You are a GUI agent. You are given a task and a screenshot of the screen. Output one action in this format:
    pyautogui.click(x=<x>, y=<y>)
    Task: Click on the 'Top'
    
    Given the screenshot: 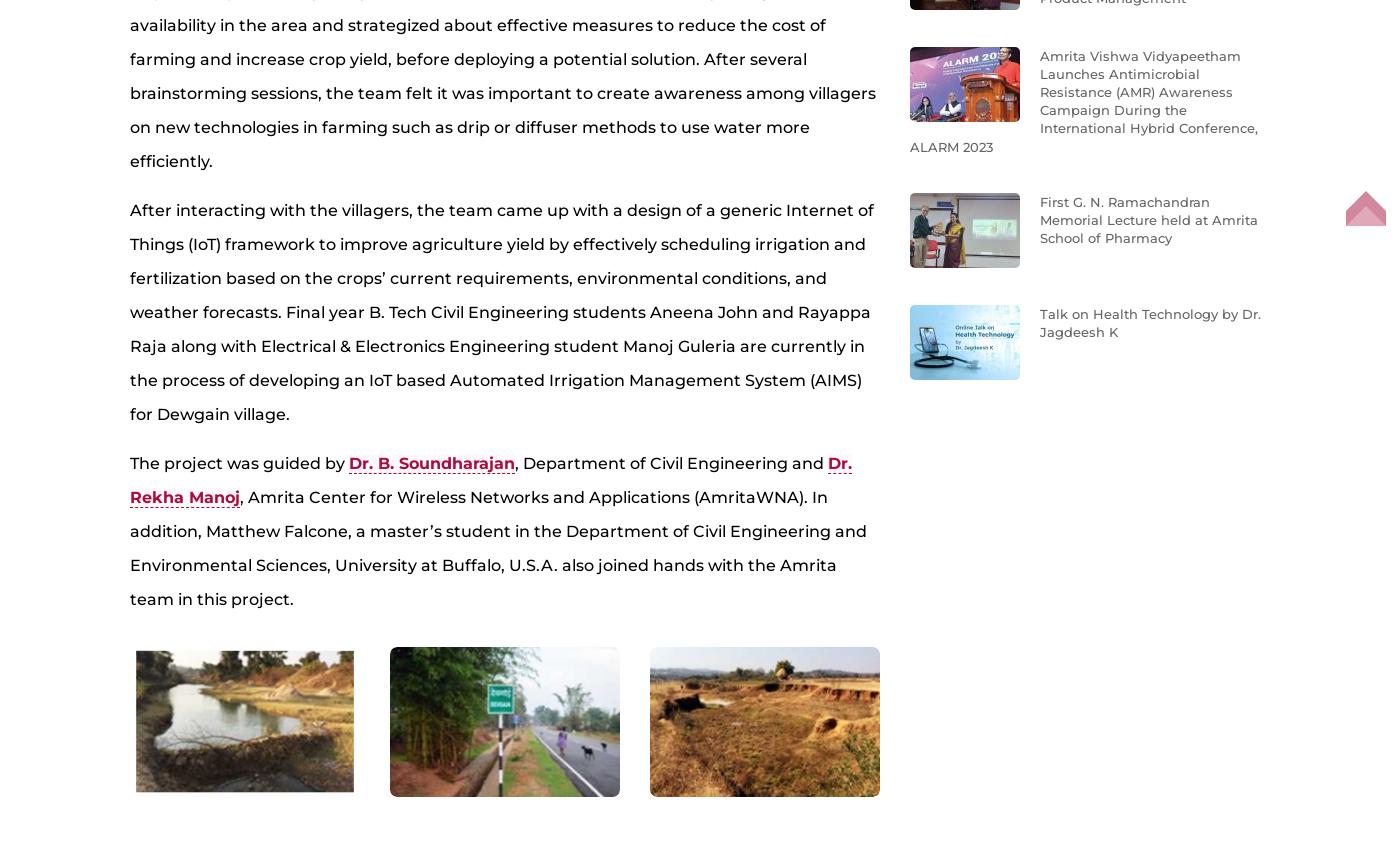 What is the action you would take?
    pyautogui.click(x=1365, y=223)
    